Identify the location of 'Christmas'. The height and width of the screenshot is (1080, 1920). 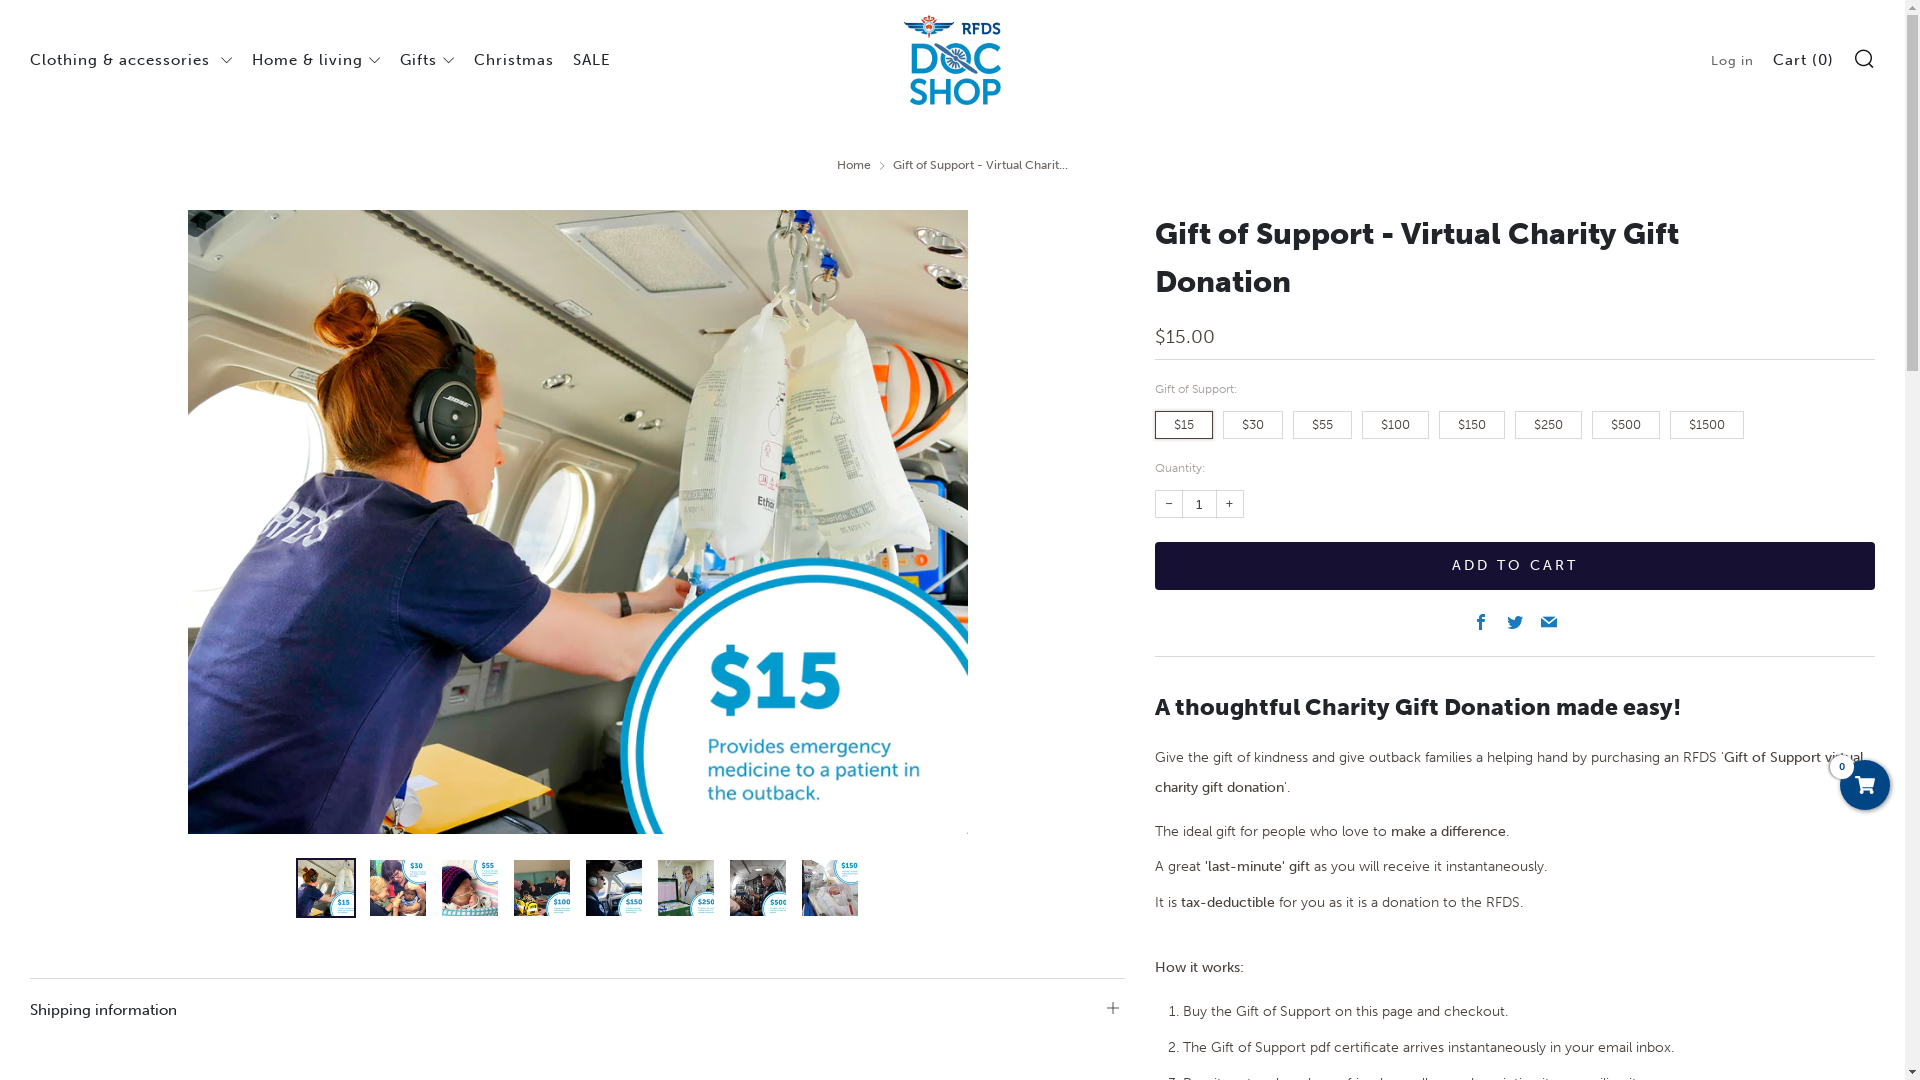
(513, 59).